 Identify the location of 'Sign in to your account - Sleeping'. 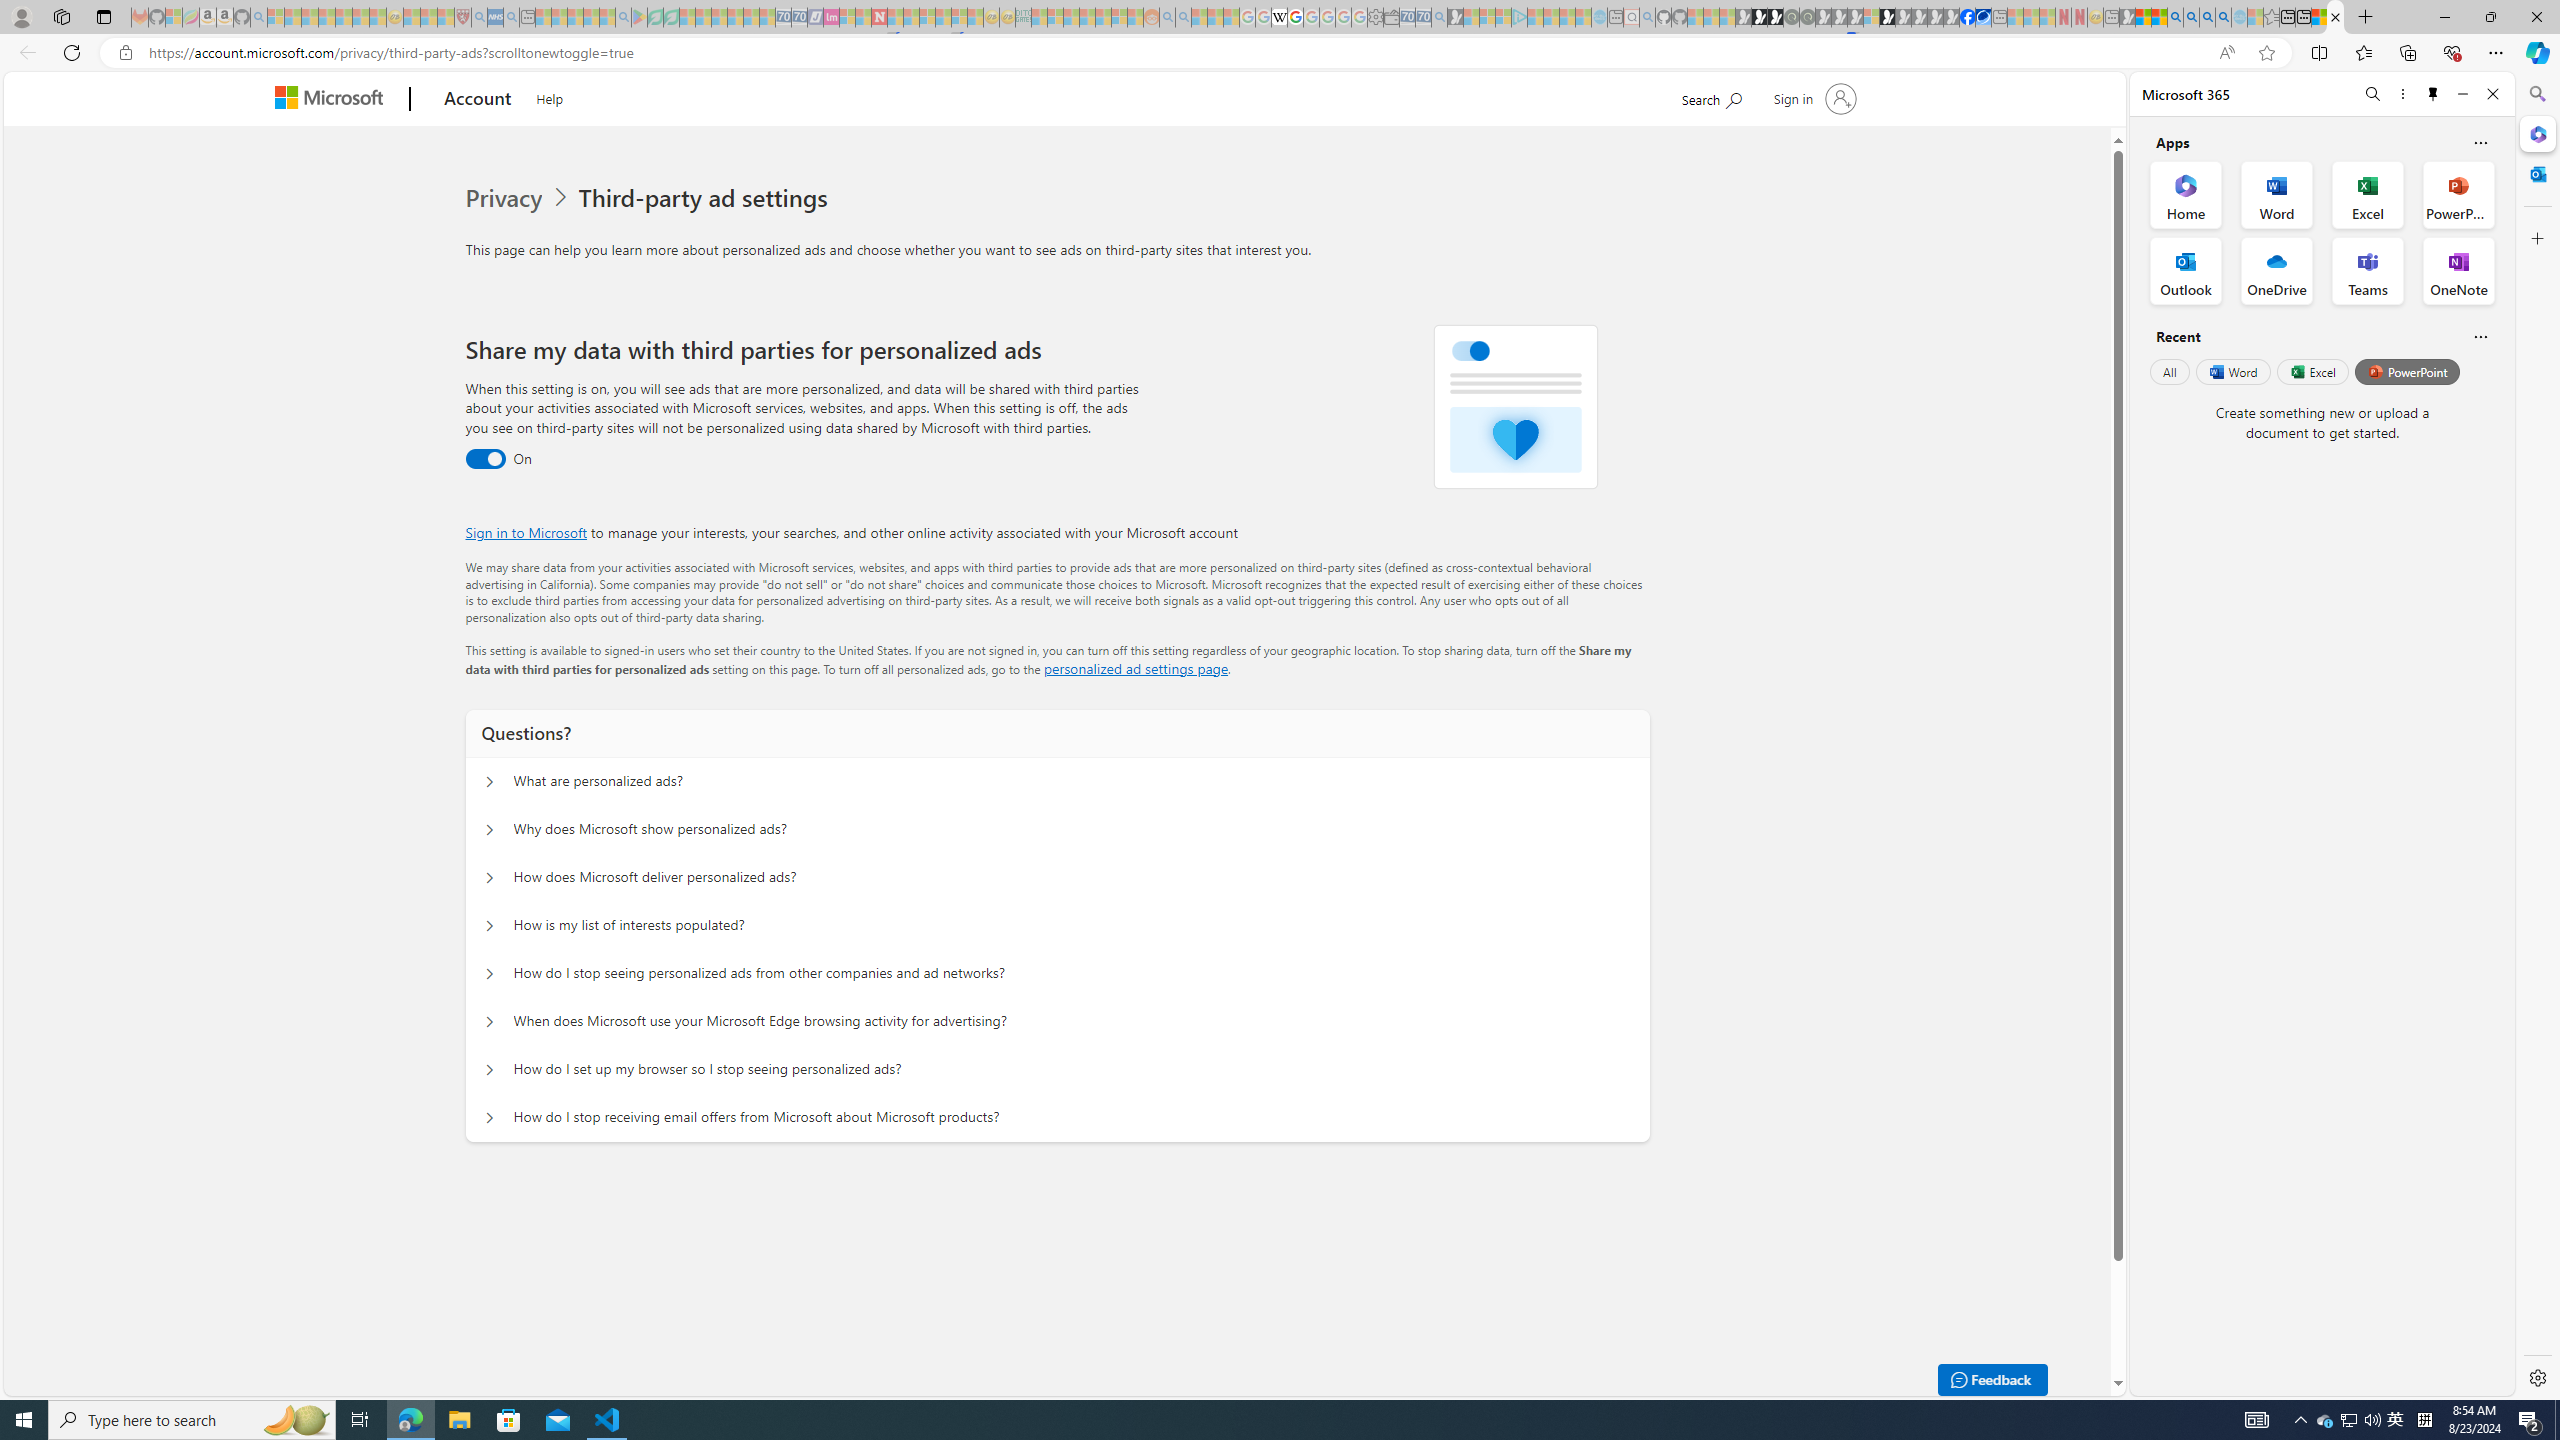
(1871, 16).